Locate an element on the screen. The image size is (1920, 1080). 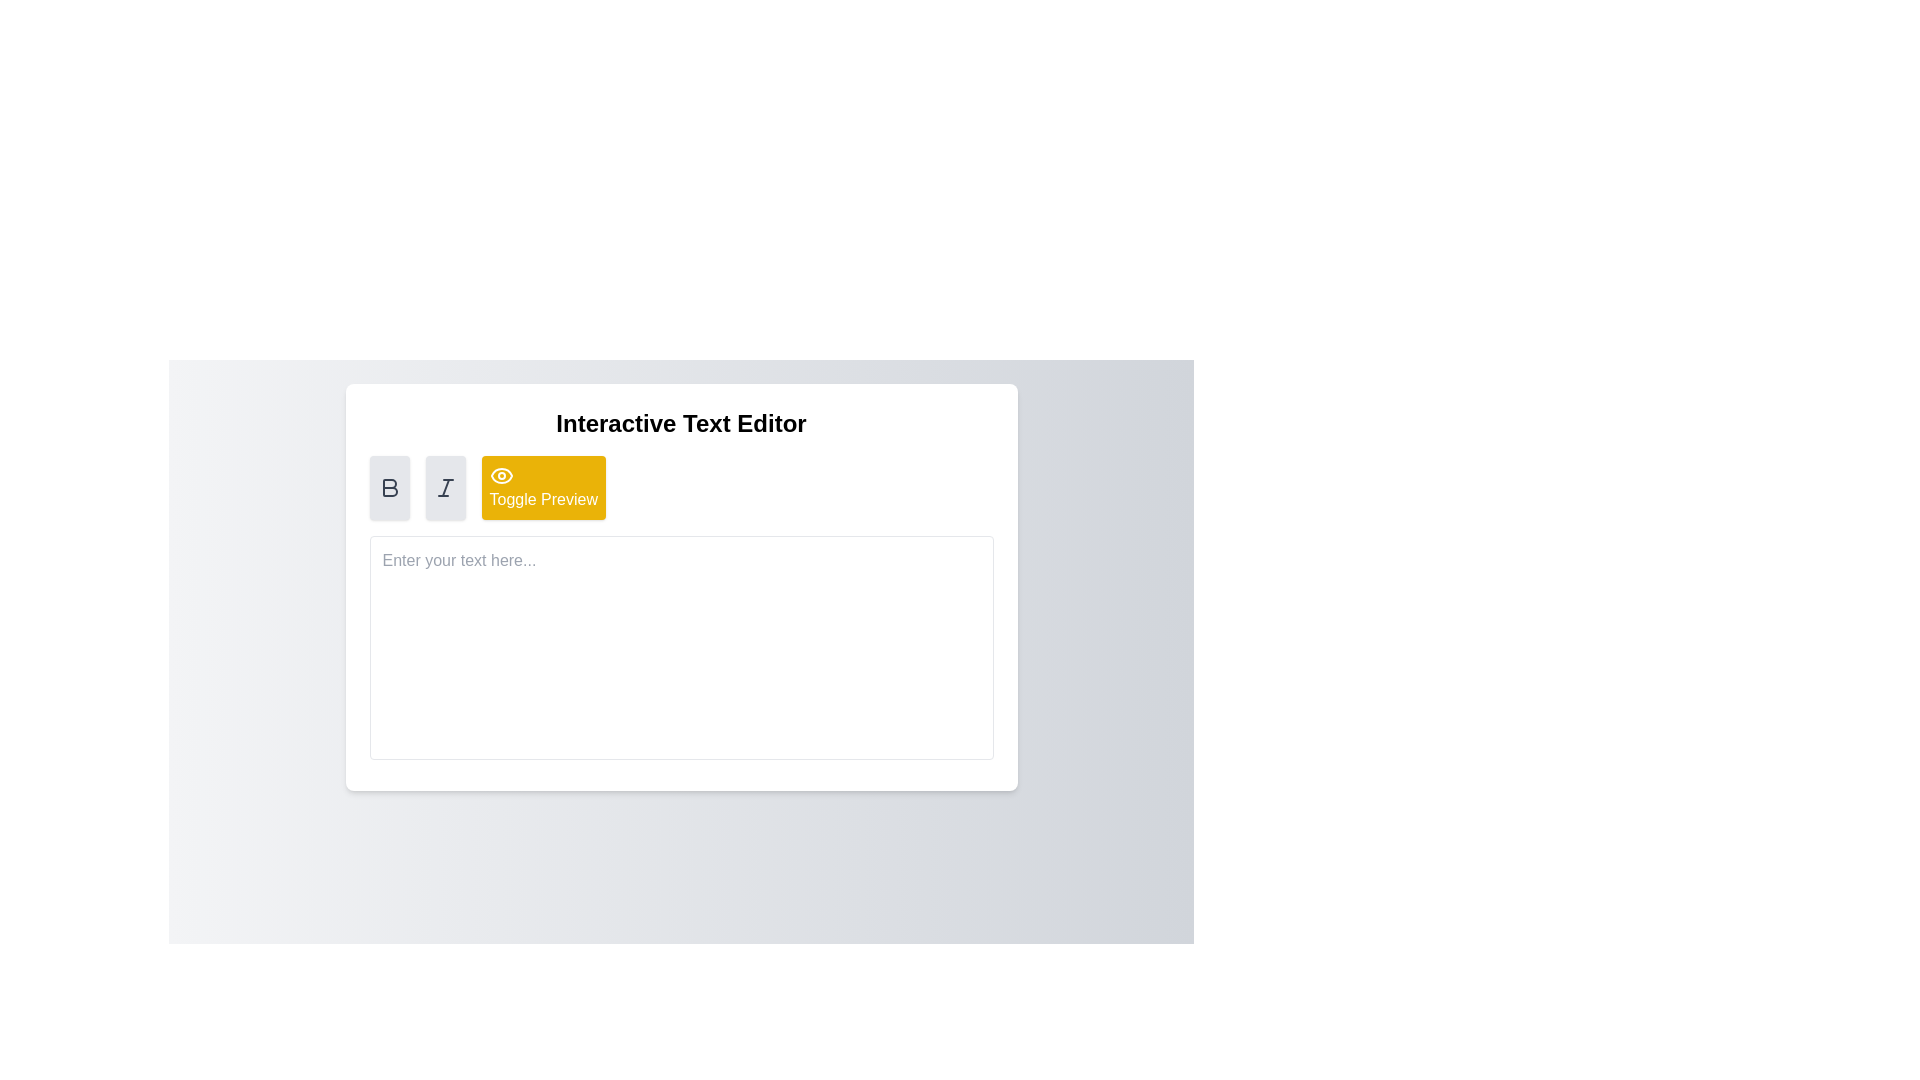
the 'Toggle Preview' button with a yellow background and white text is located at coordinates (543, 488).